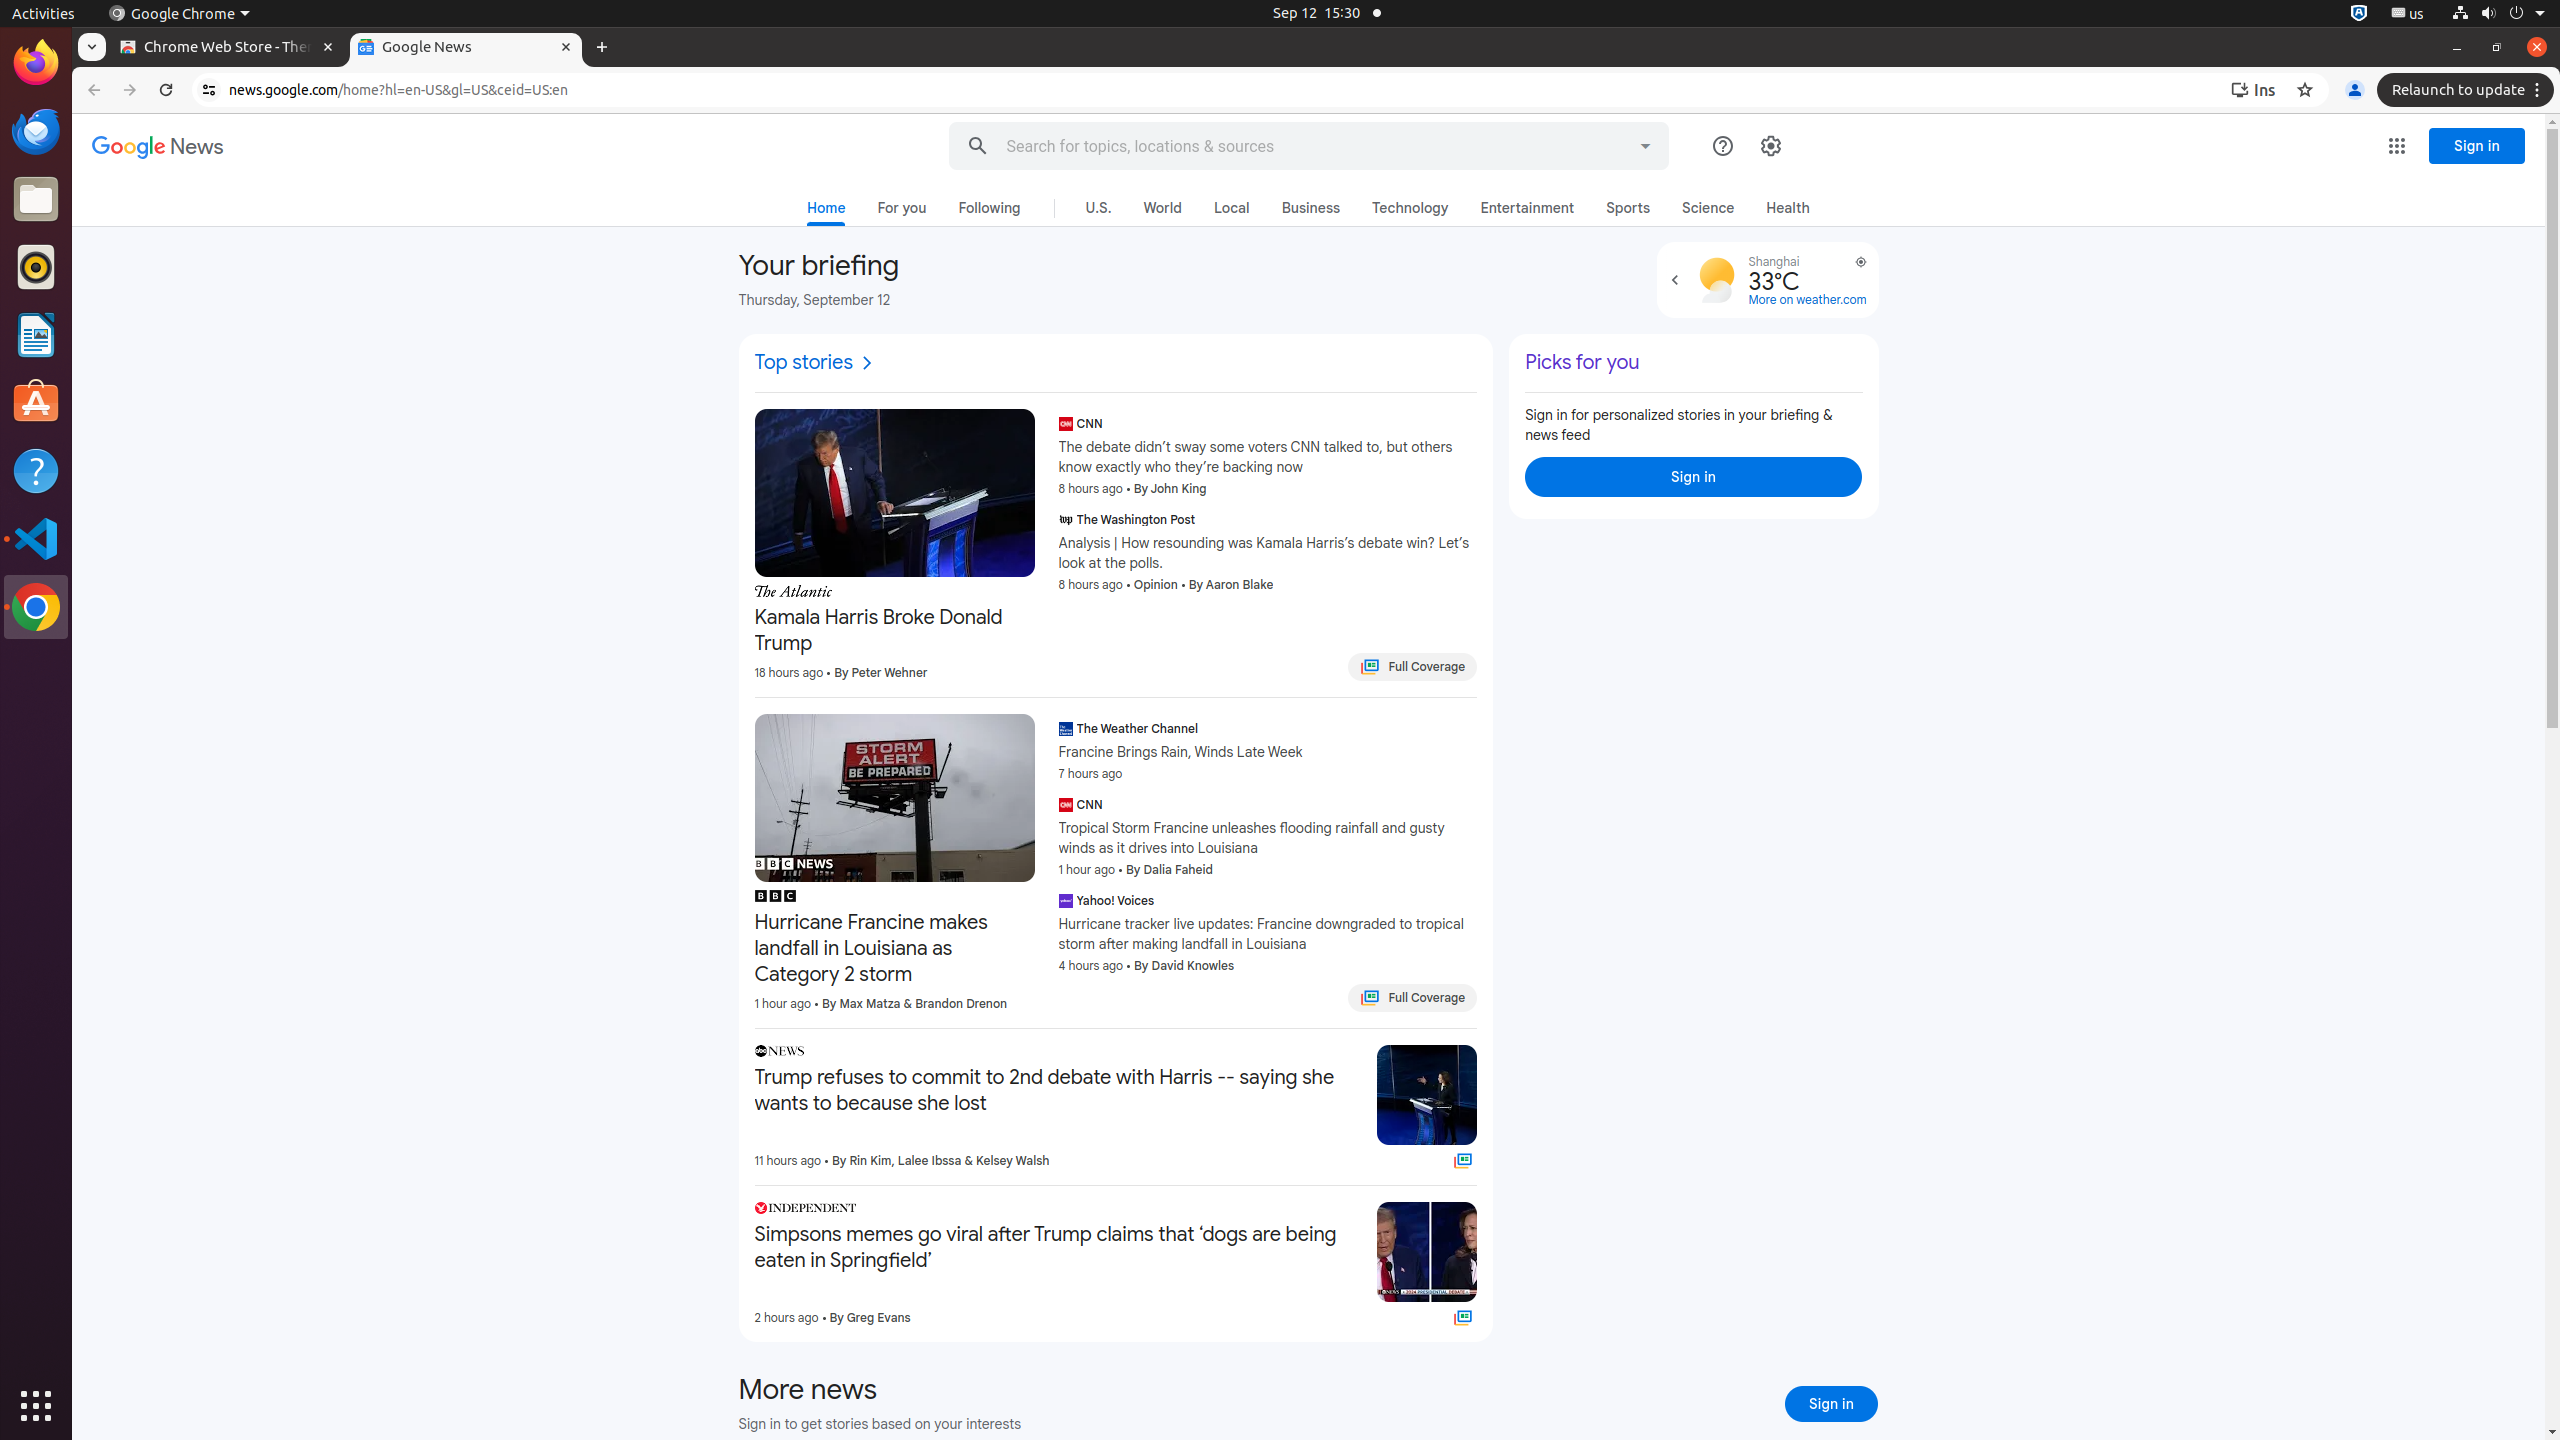 The width and height of the screenshot is (2560, 1440). I want to click on 'Show Applications', so click(36, 1405).